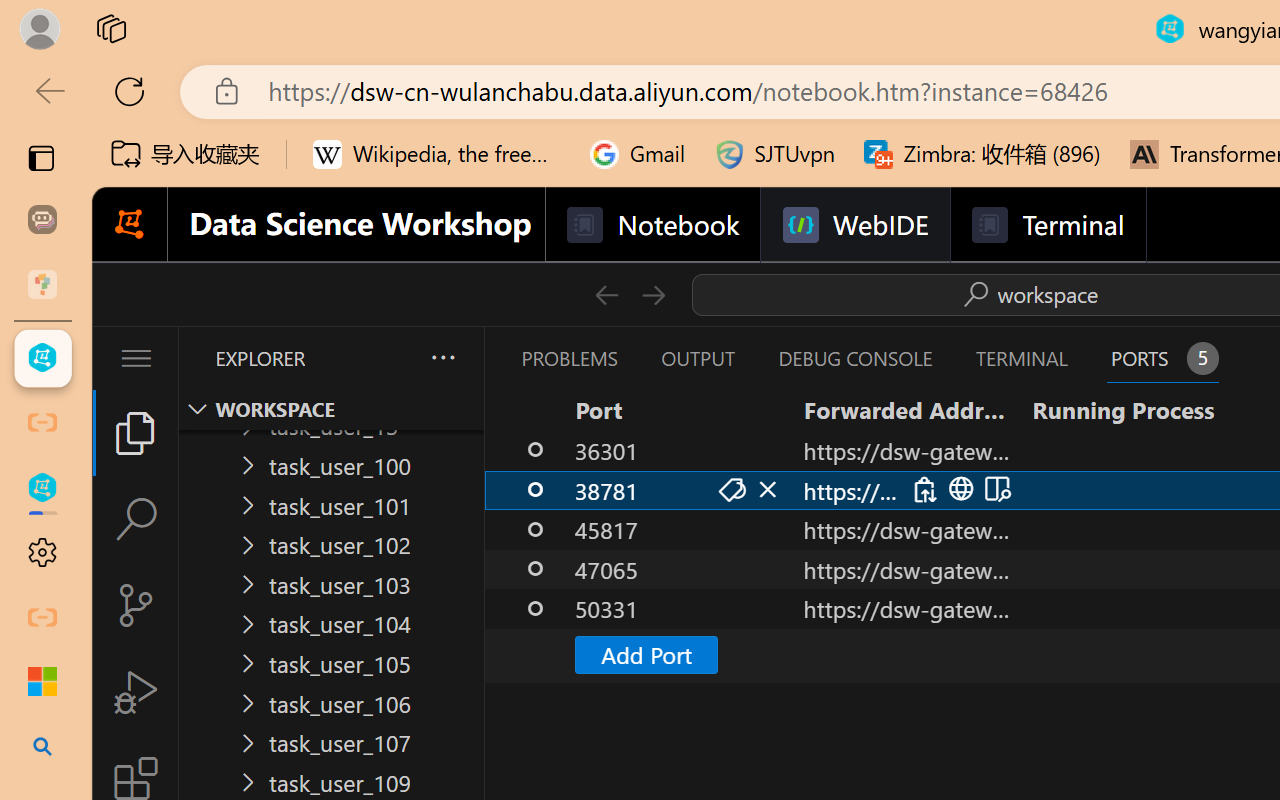 This screenshot has height=800, width=1280. I want to click on 'Terminal (Ctrl+`)', so click(1021, 358).